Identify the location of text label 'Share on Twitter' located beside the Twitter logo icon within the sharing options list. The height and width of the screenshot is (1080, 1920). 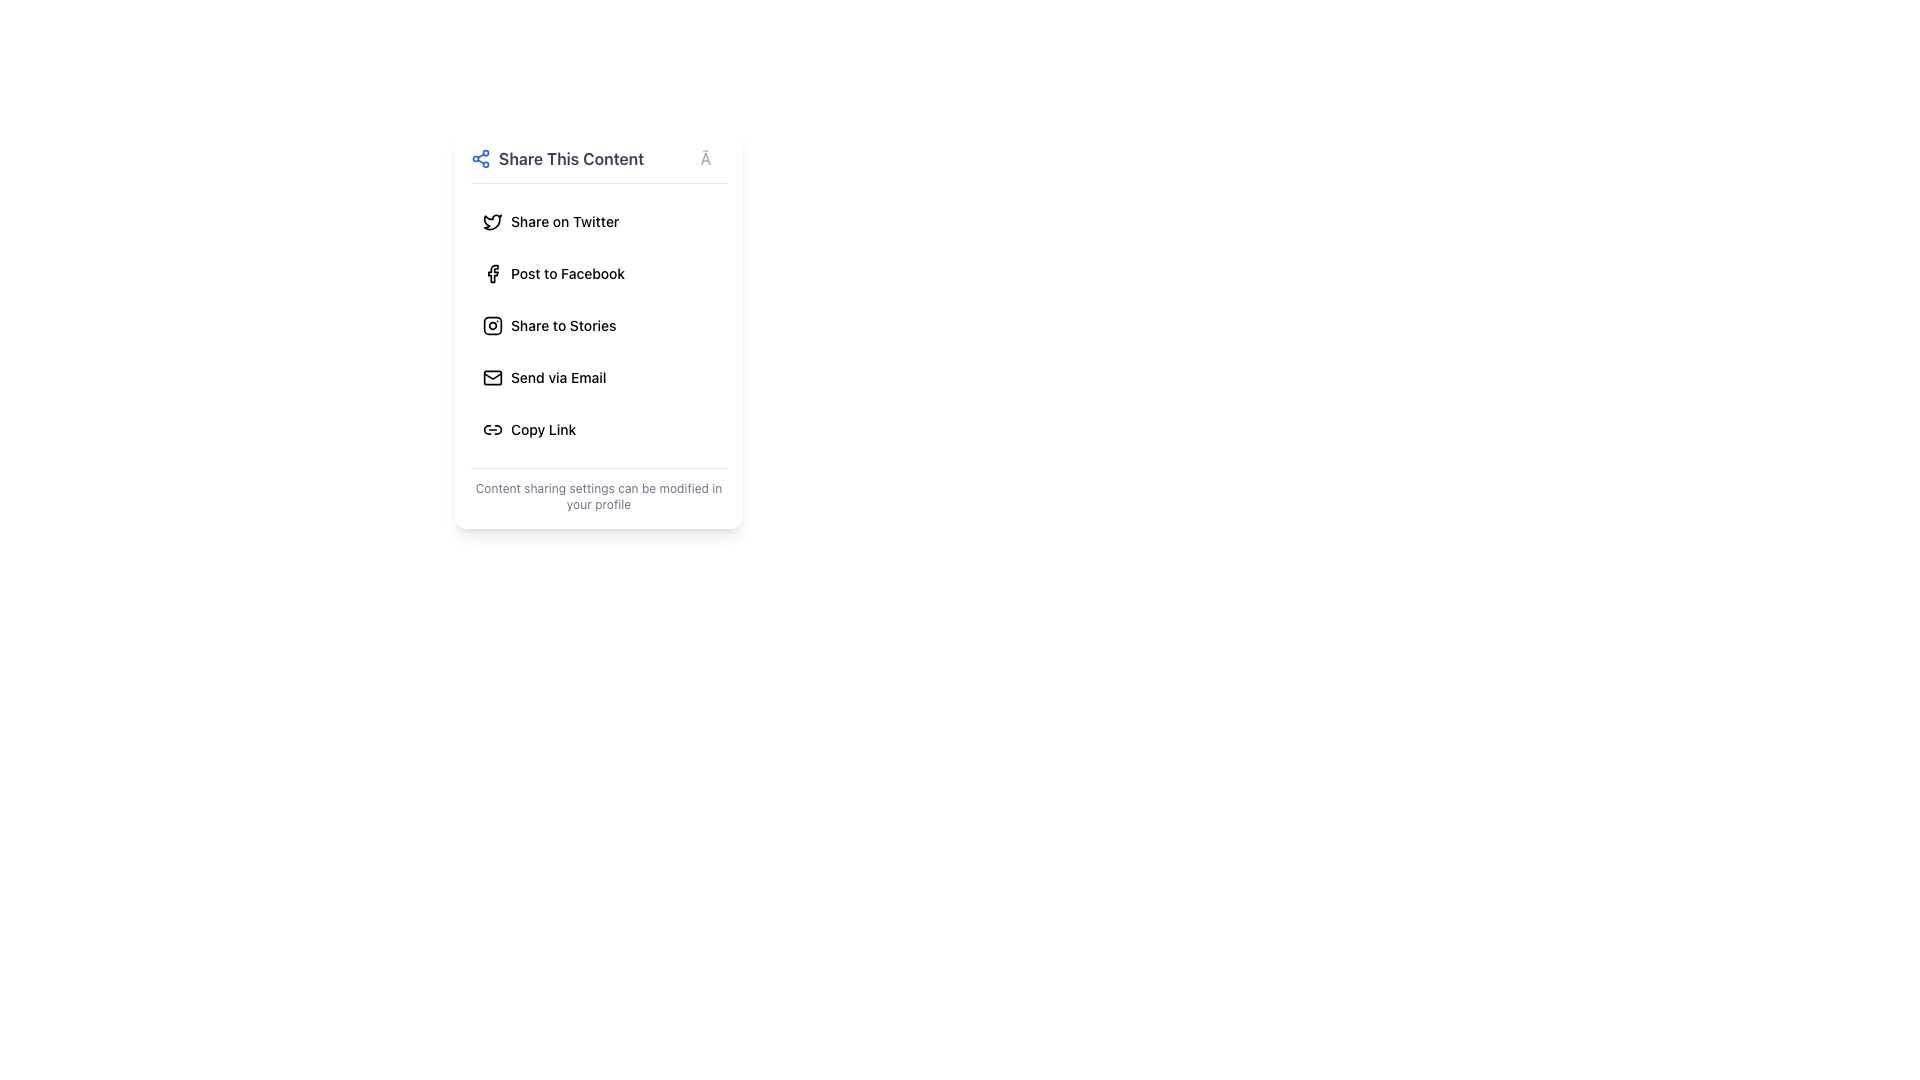
(564, 222).